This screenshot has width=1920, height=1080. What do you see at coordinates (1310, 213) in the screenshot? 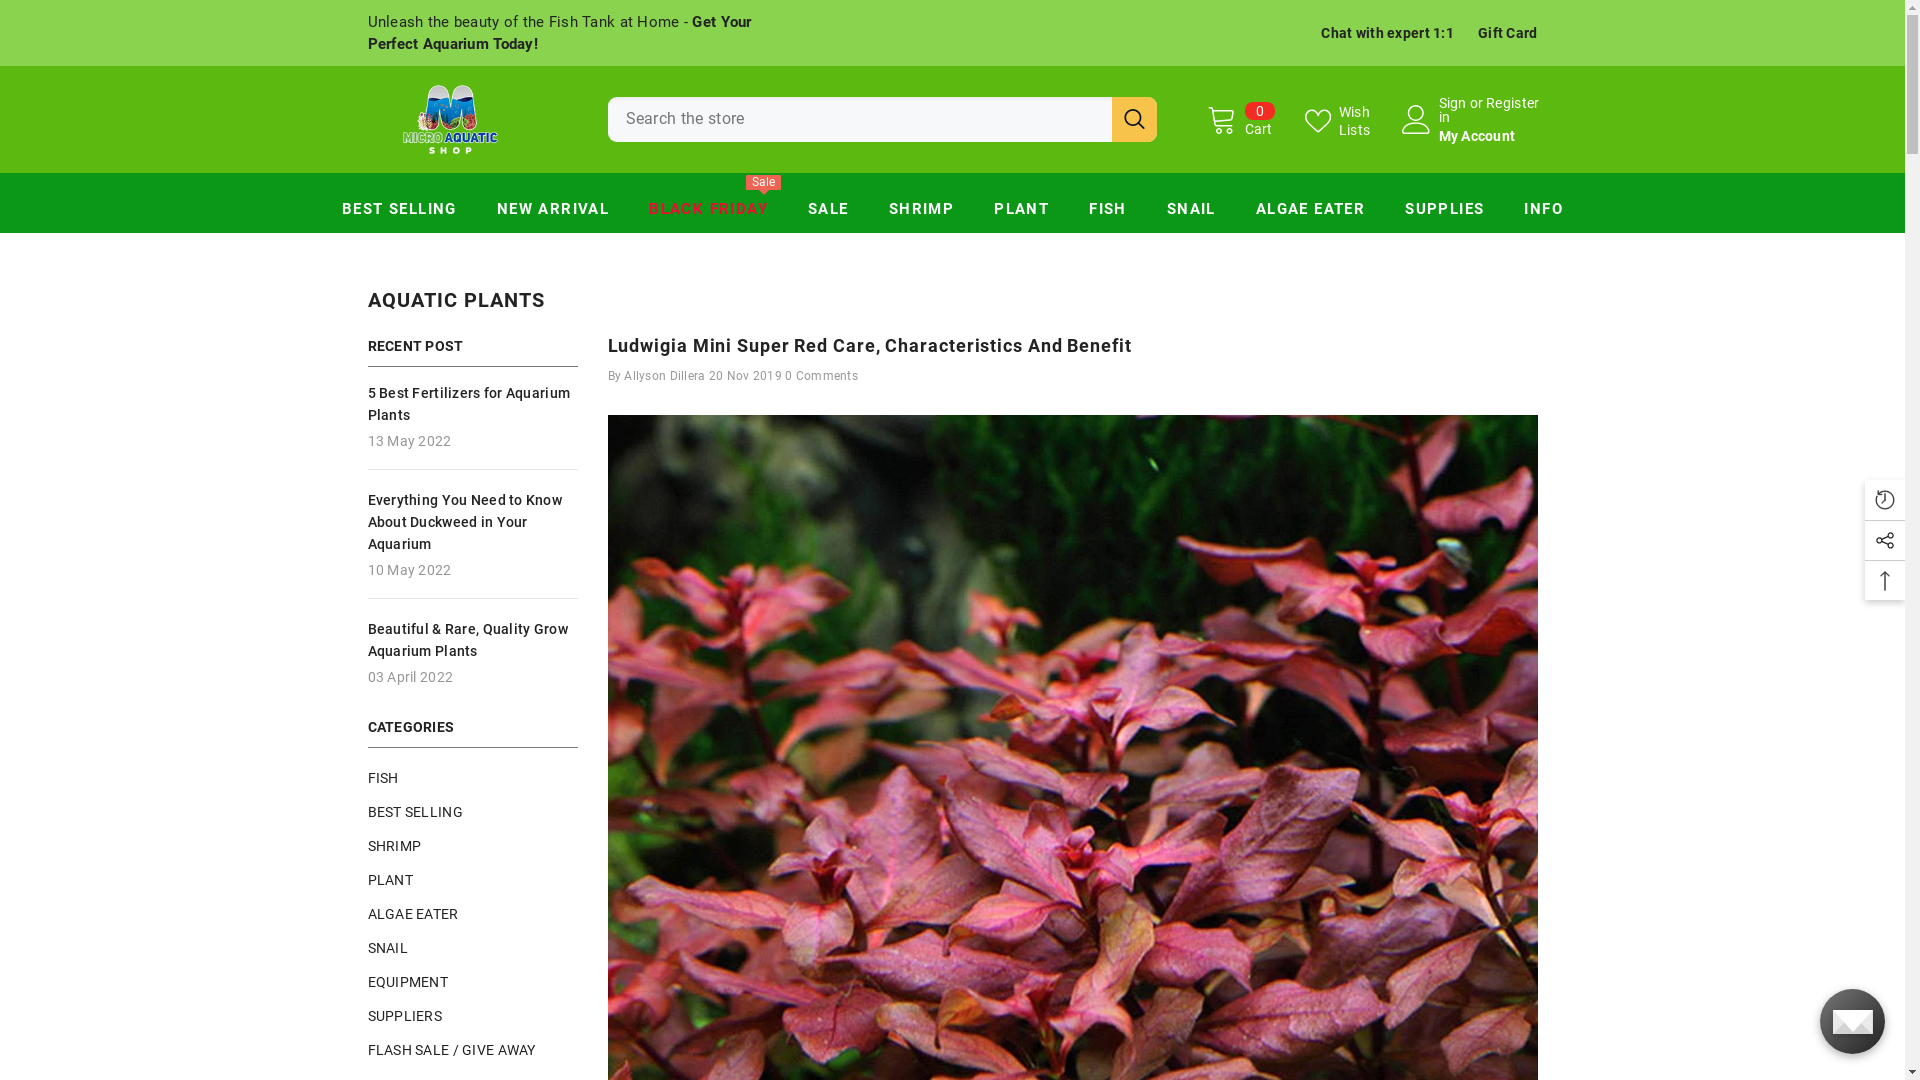
I see `'ALGAE EATER'` at bounding box center [1310, 213].